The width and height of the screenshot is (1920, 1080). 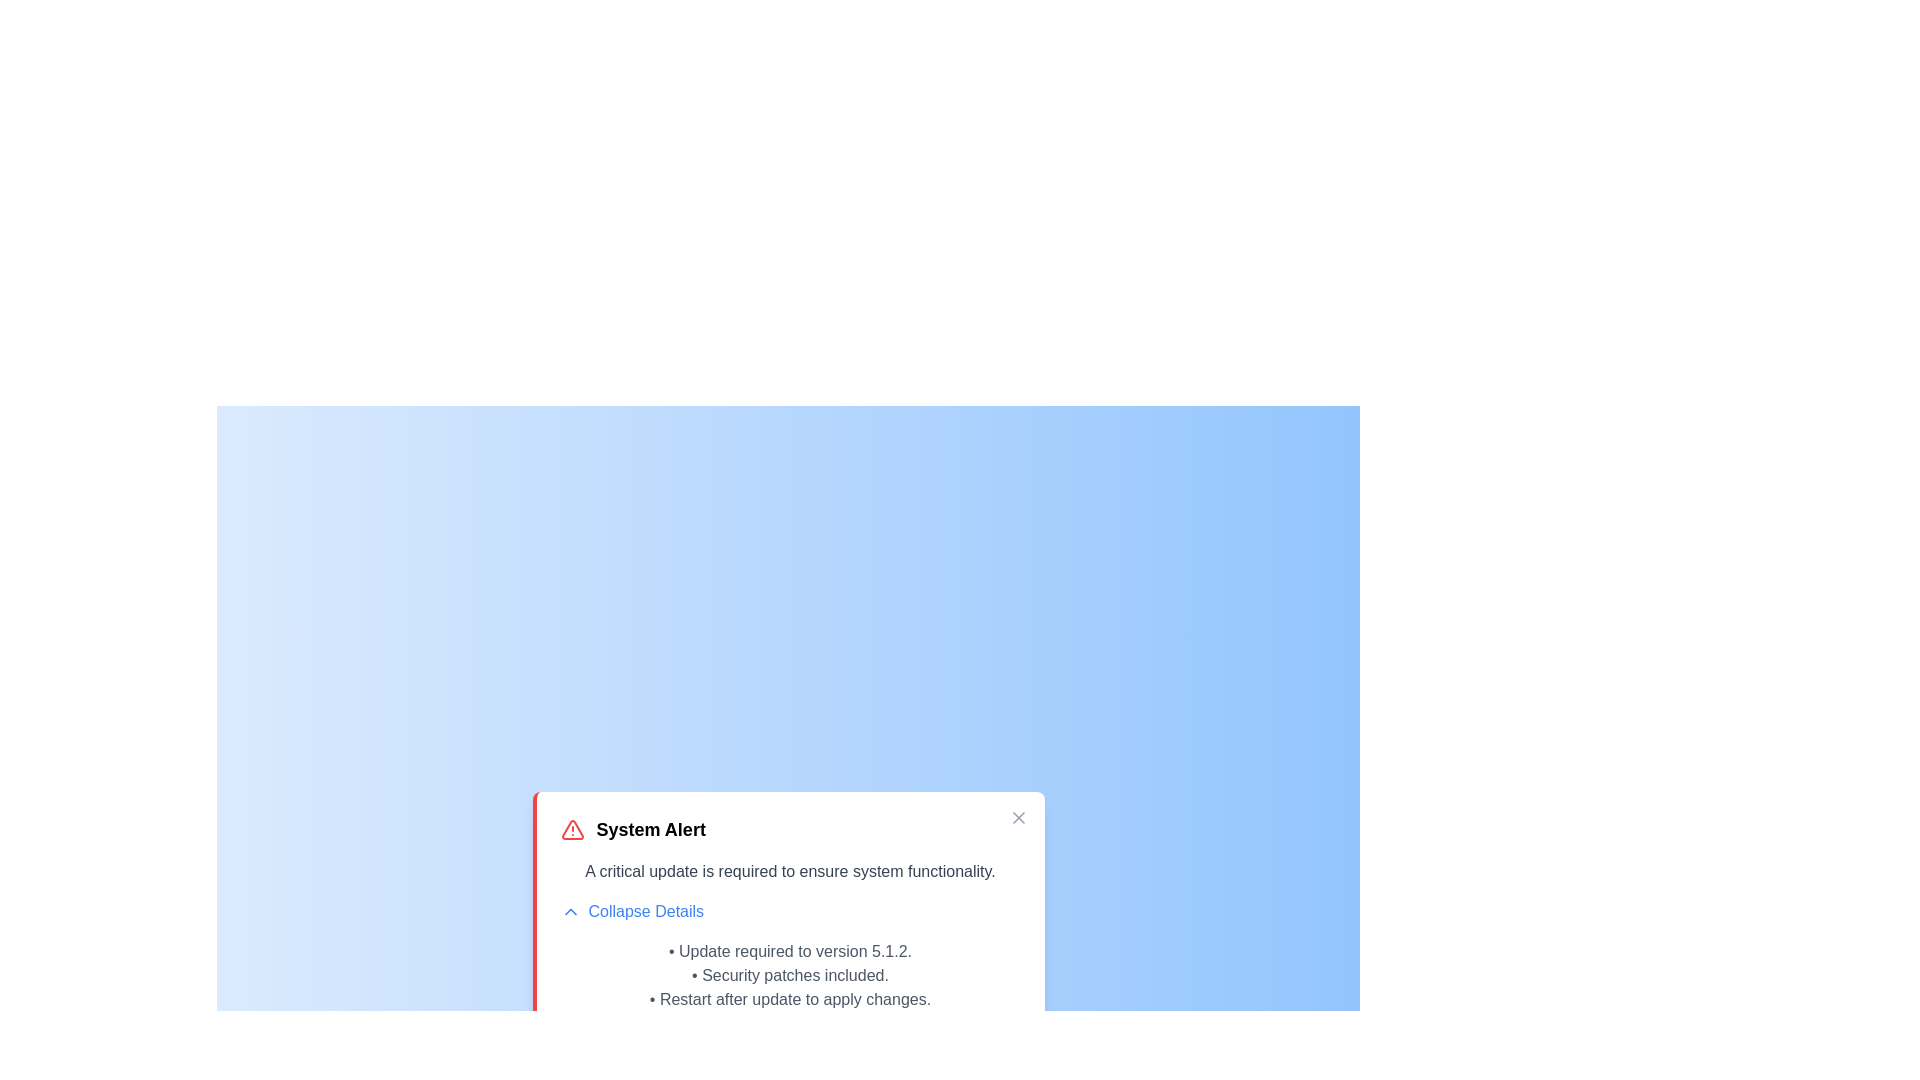 I want to click on close button to hide the alert, so click(x=1018, y=817).